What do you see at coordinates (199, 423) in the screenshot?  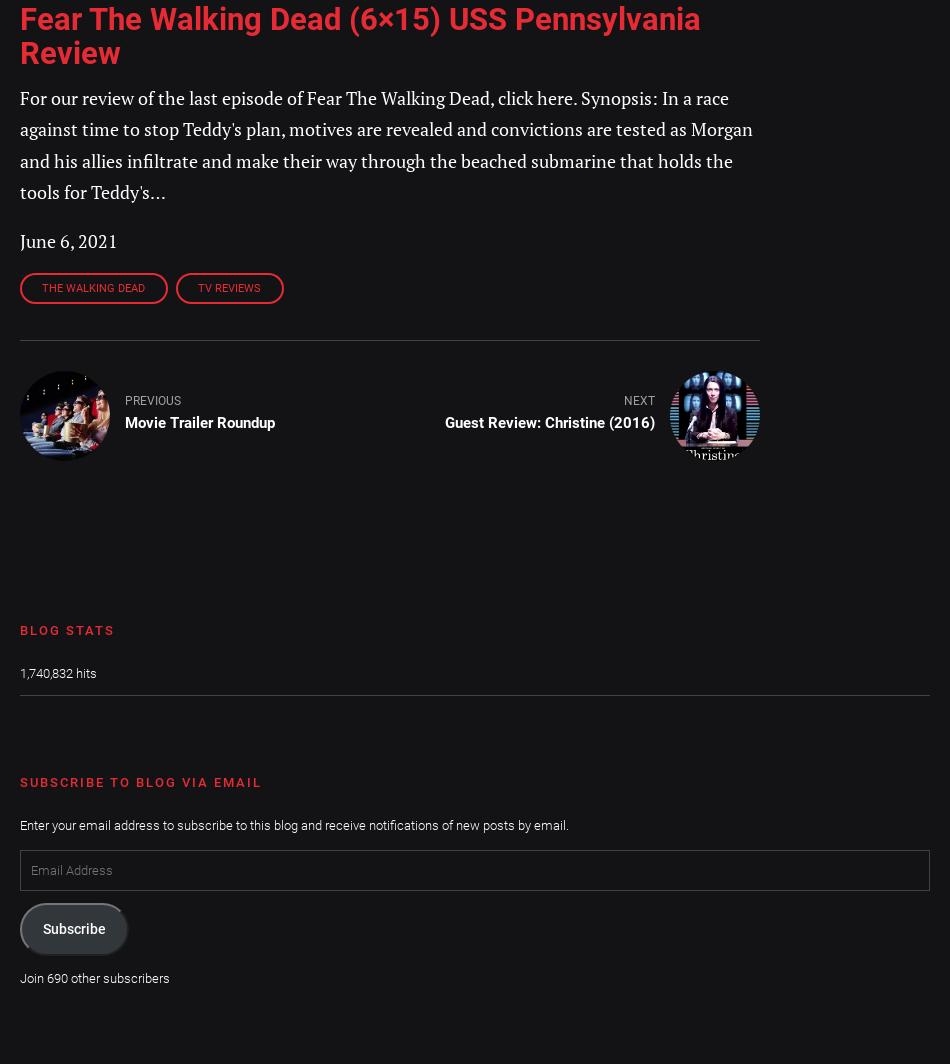 I see `'Movie Trailer Roundup'` at bounding box center [199, 423].